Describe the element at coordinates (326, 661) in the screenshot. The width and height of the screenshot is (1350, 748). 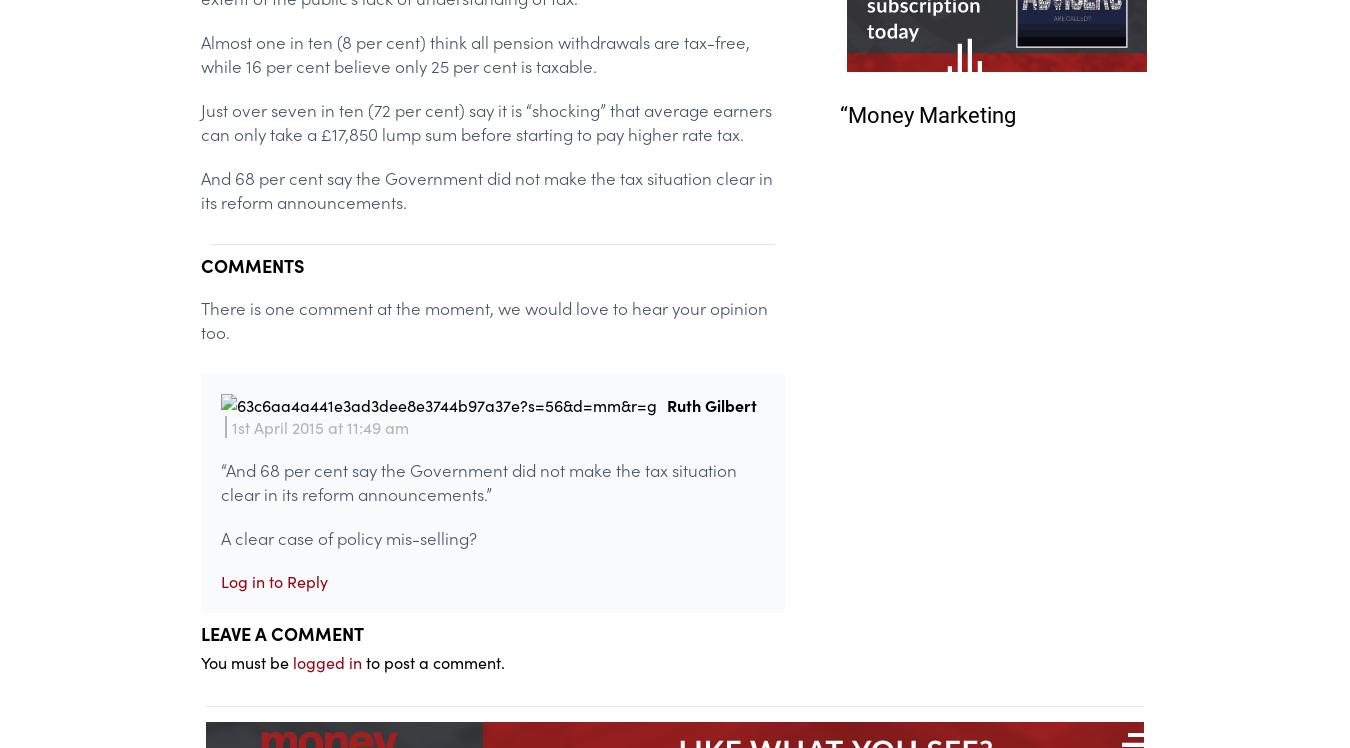
I see `'logged in'` at that location.